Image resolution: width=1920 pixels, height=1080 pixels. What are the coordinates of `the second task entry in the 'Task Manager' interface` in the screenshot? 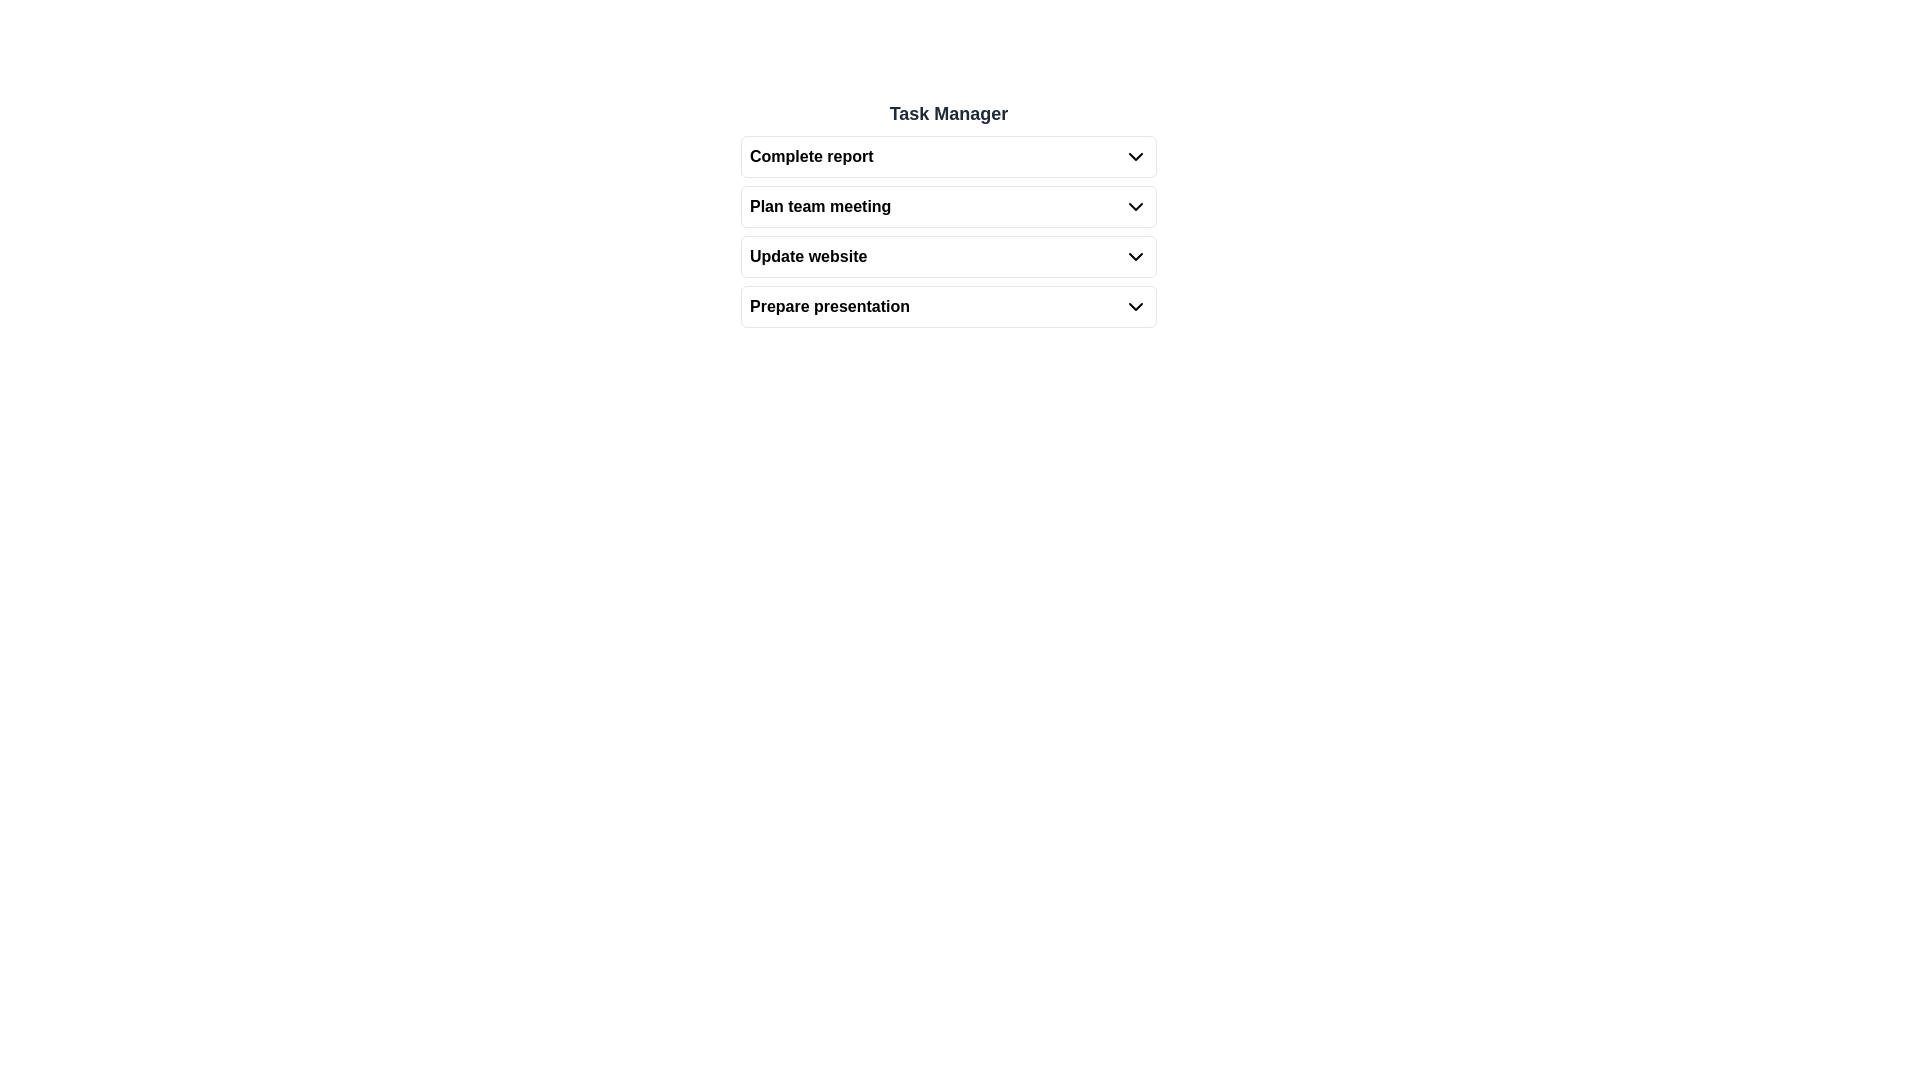 It's located at (948, 213).